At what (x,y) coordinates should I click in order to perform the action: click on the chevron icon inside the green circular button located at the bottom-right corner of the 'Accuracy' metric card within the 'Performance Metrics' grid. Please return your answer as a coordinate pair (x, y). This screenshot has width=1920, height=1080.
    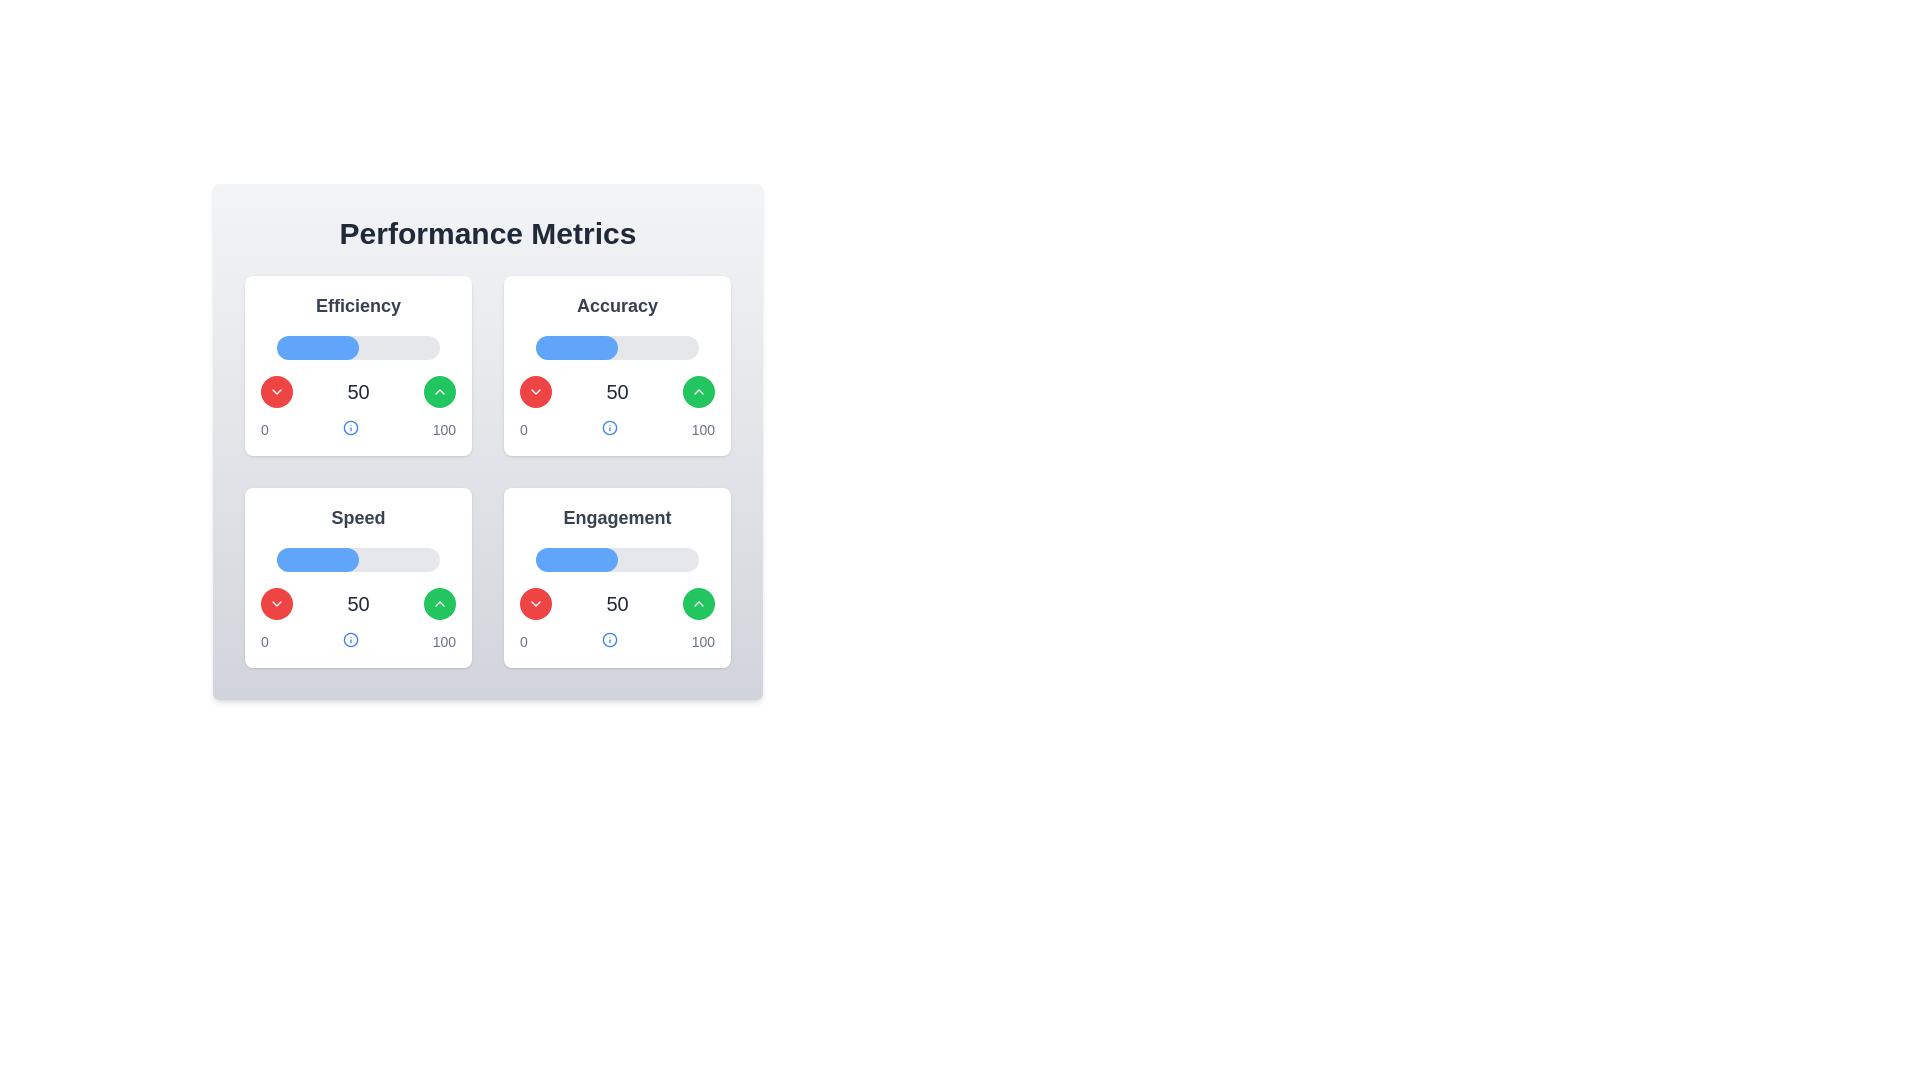
    Looking at the image, I should click on (699, 392).